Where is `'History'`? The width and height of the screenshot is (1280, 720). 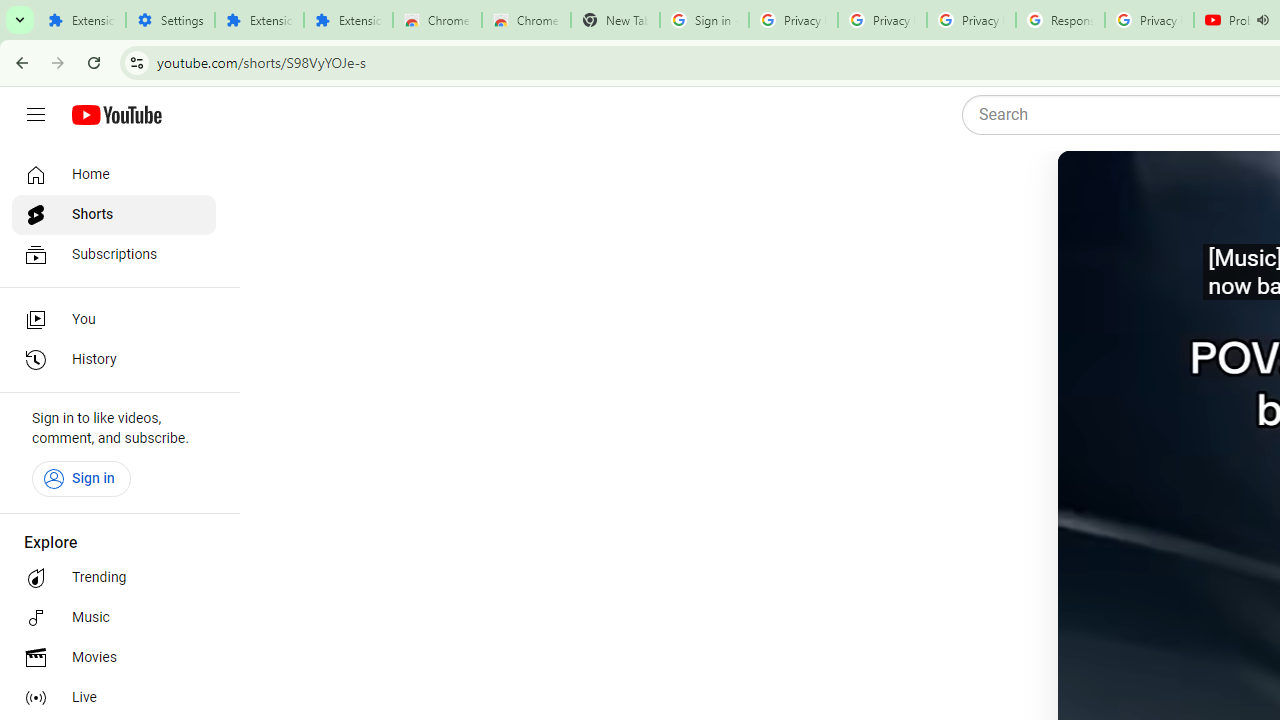
'History' is located at coordinates (112, 360).